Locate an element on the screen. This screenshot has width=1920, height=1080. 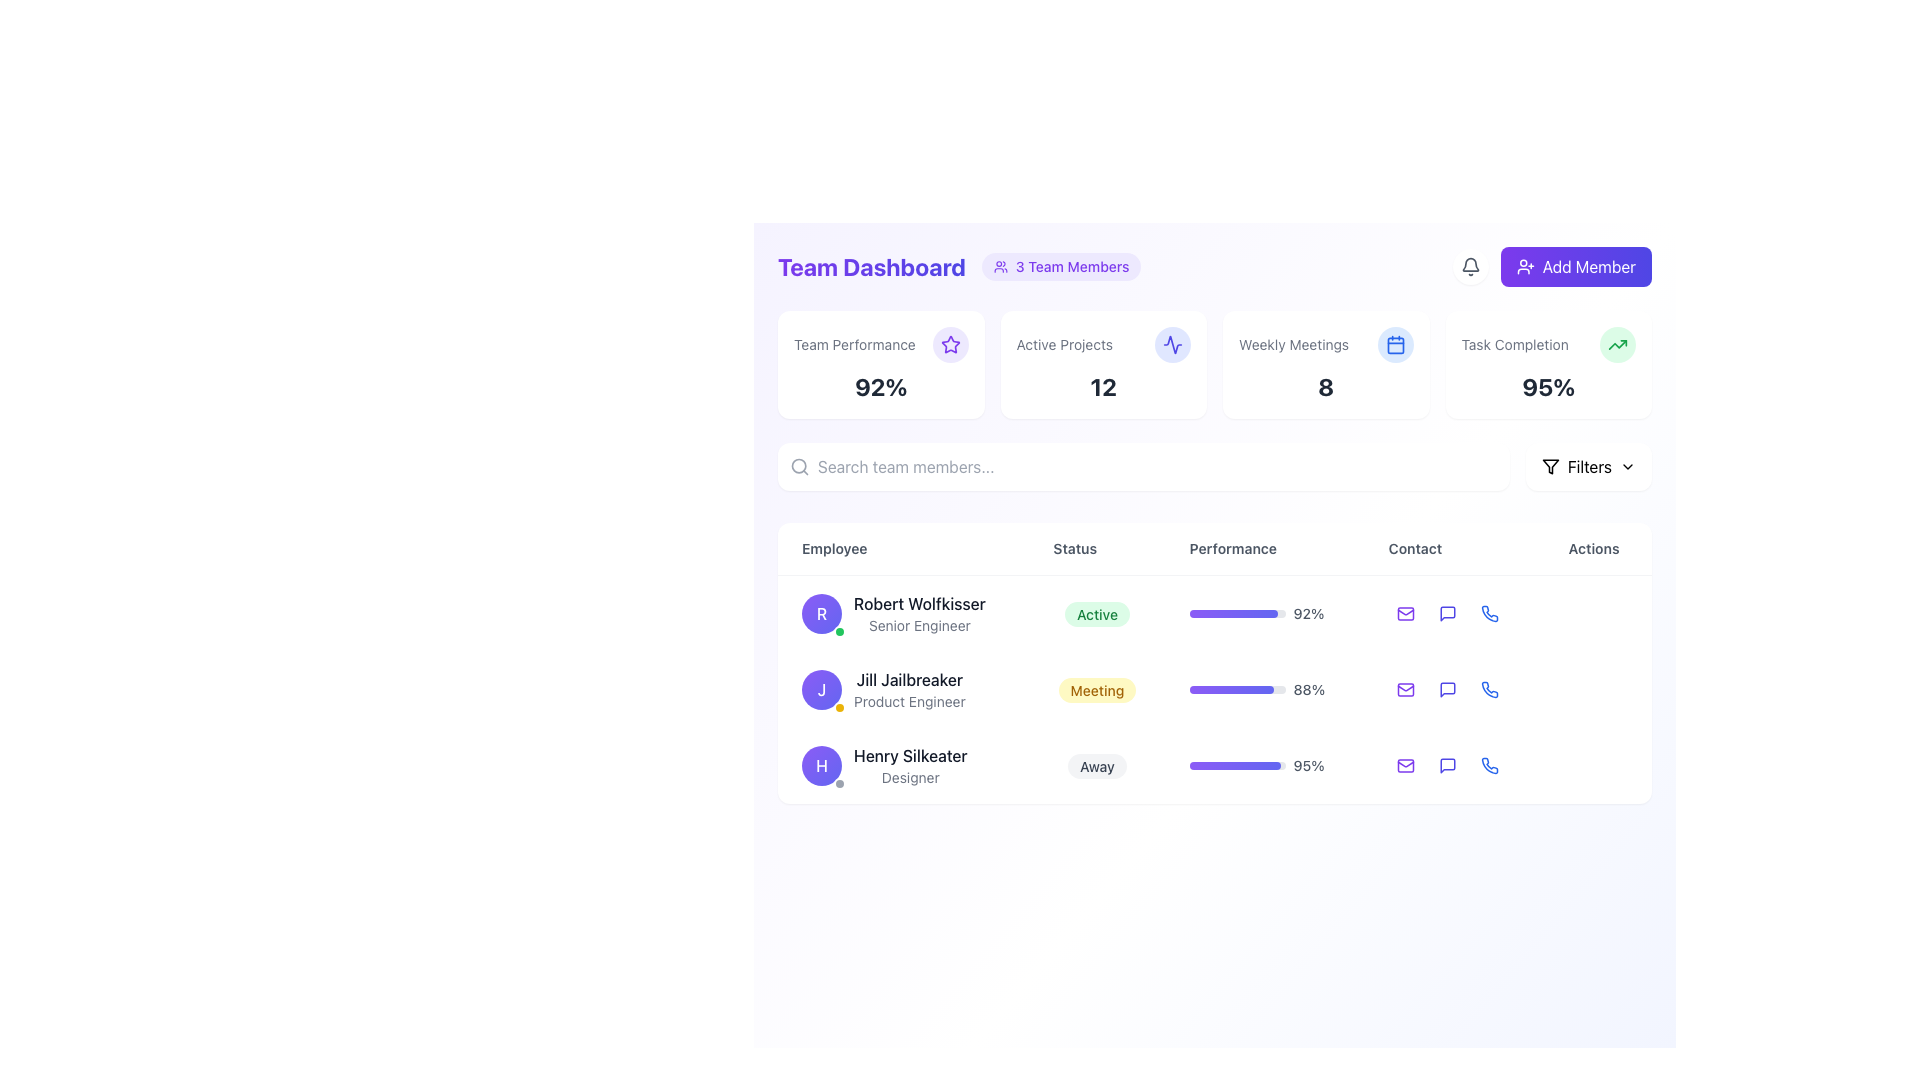
the Icon button in the Actions column for the user 'Jill Jailbreaker' is located at coordinates (1447, 689).